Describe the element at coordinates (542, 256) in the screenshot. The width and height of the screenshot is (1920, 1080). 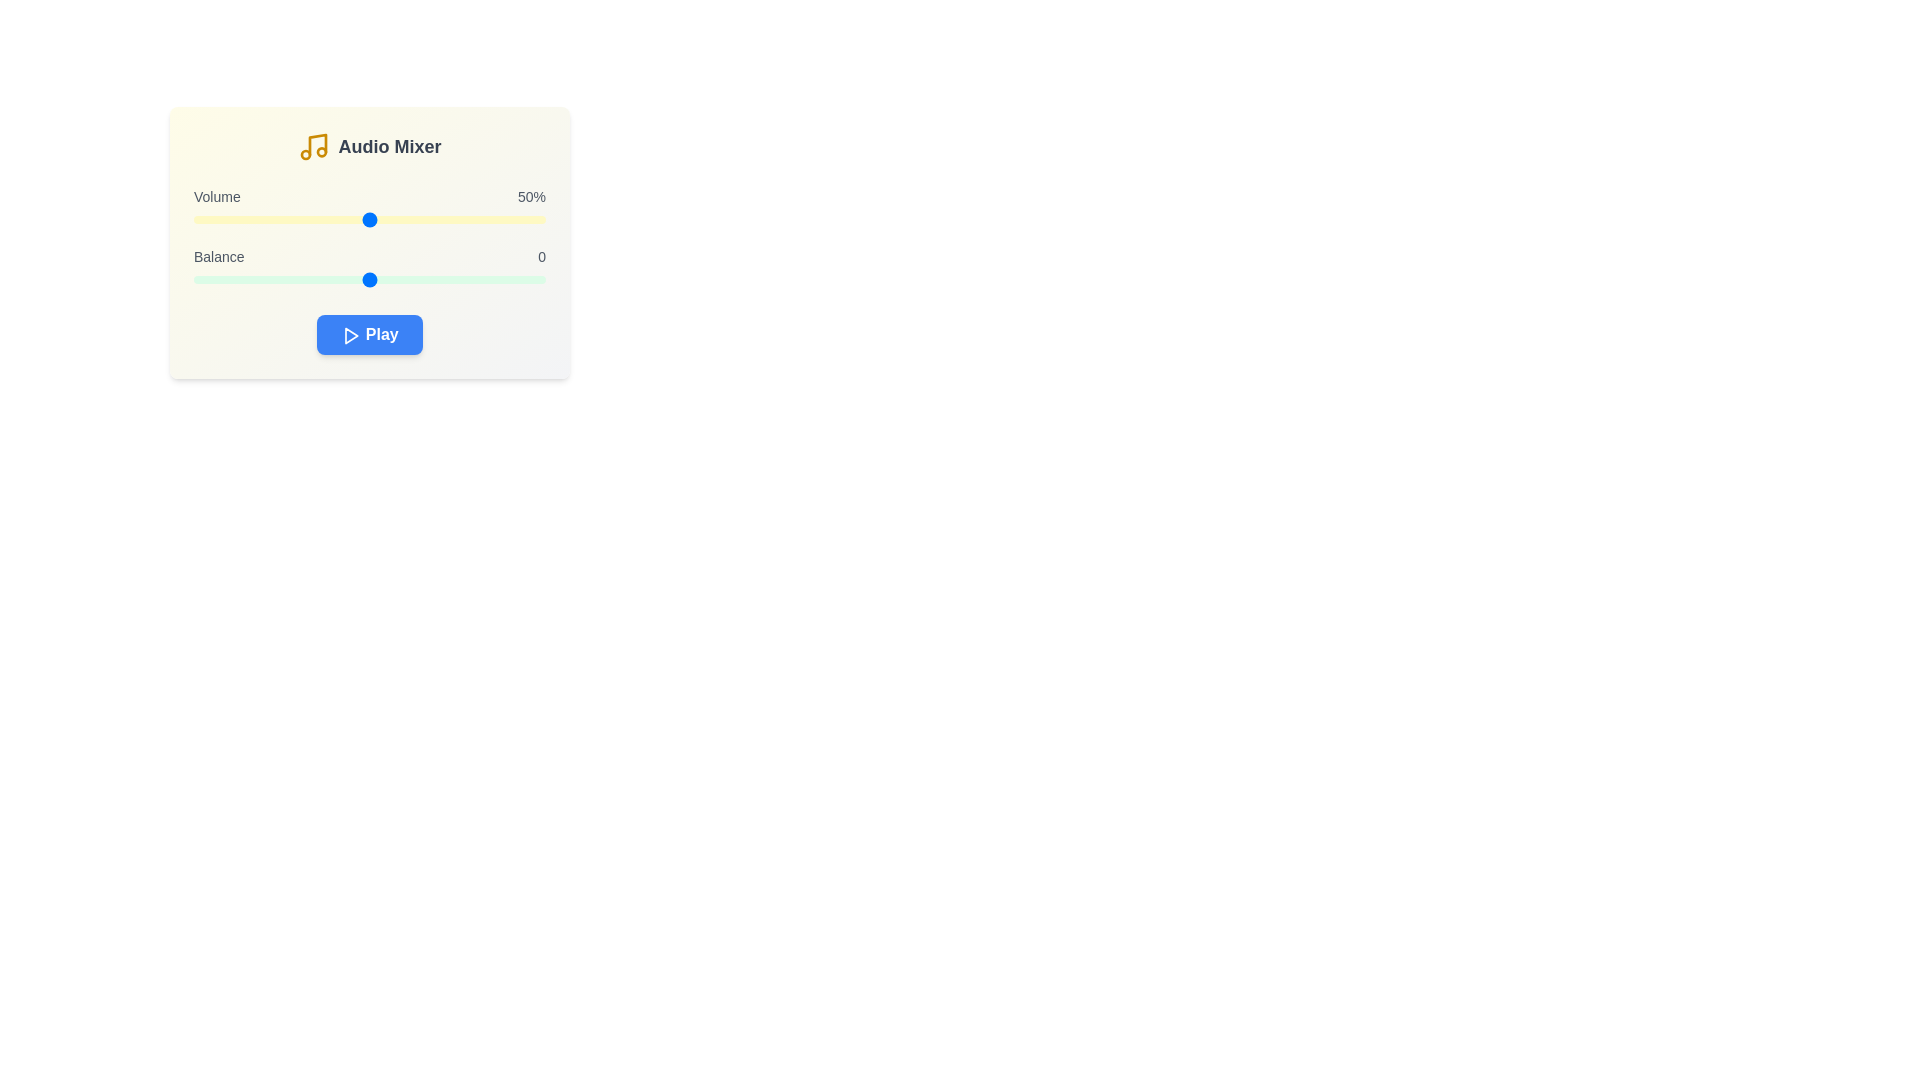
I see `numeric value displayed in the Text label element that shows '0', positioned to the far right of the 'Balance' section in the user interface` at that location.